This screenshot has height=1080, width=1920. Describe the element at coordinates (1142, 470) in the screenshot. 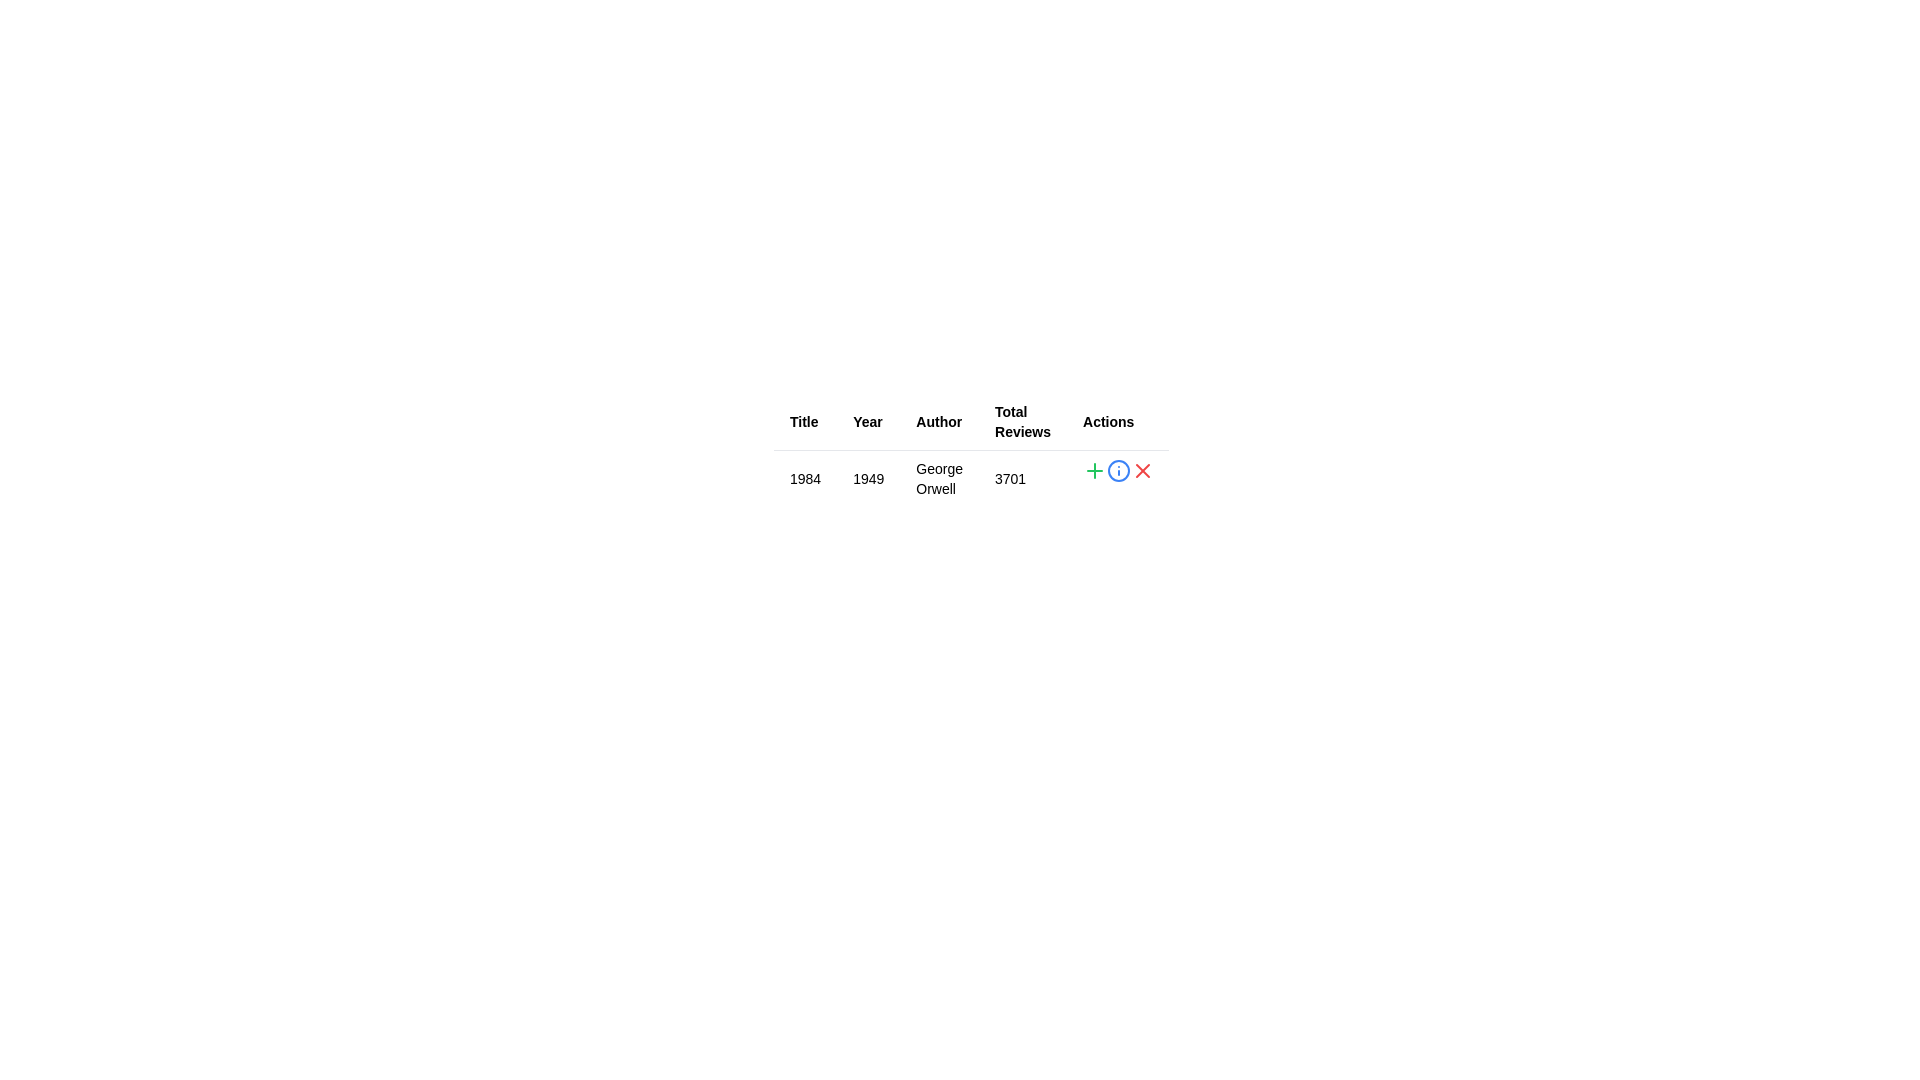

I see `the red 'X' icon button in the 'Actions' column of the table row for the book '1984' by George Orwell` at that location.